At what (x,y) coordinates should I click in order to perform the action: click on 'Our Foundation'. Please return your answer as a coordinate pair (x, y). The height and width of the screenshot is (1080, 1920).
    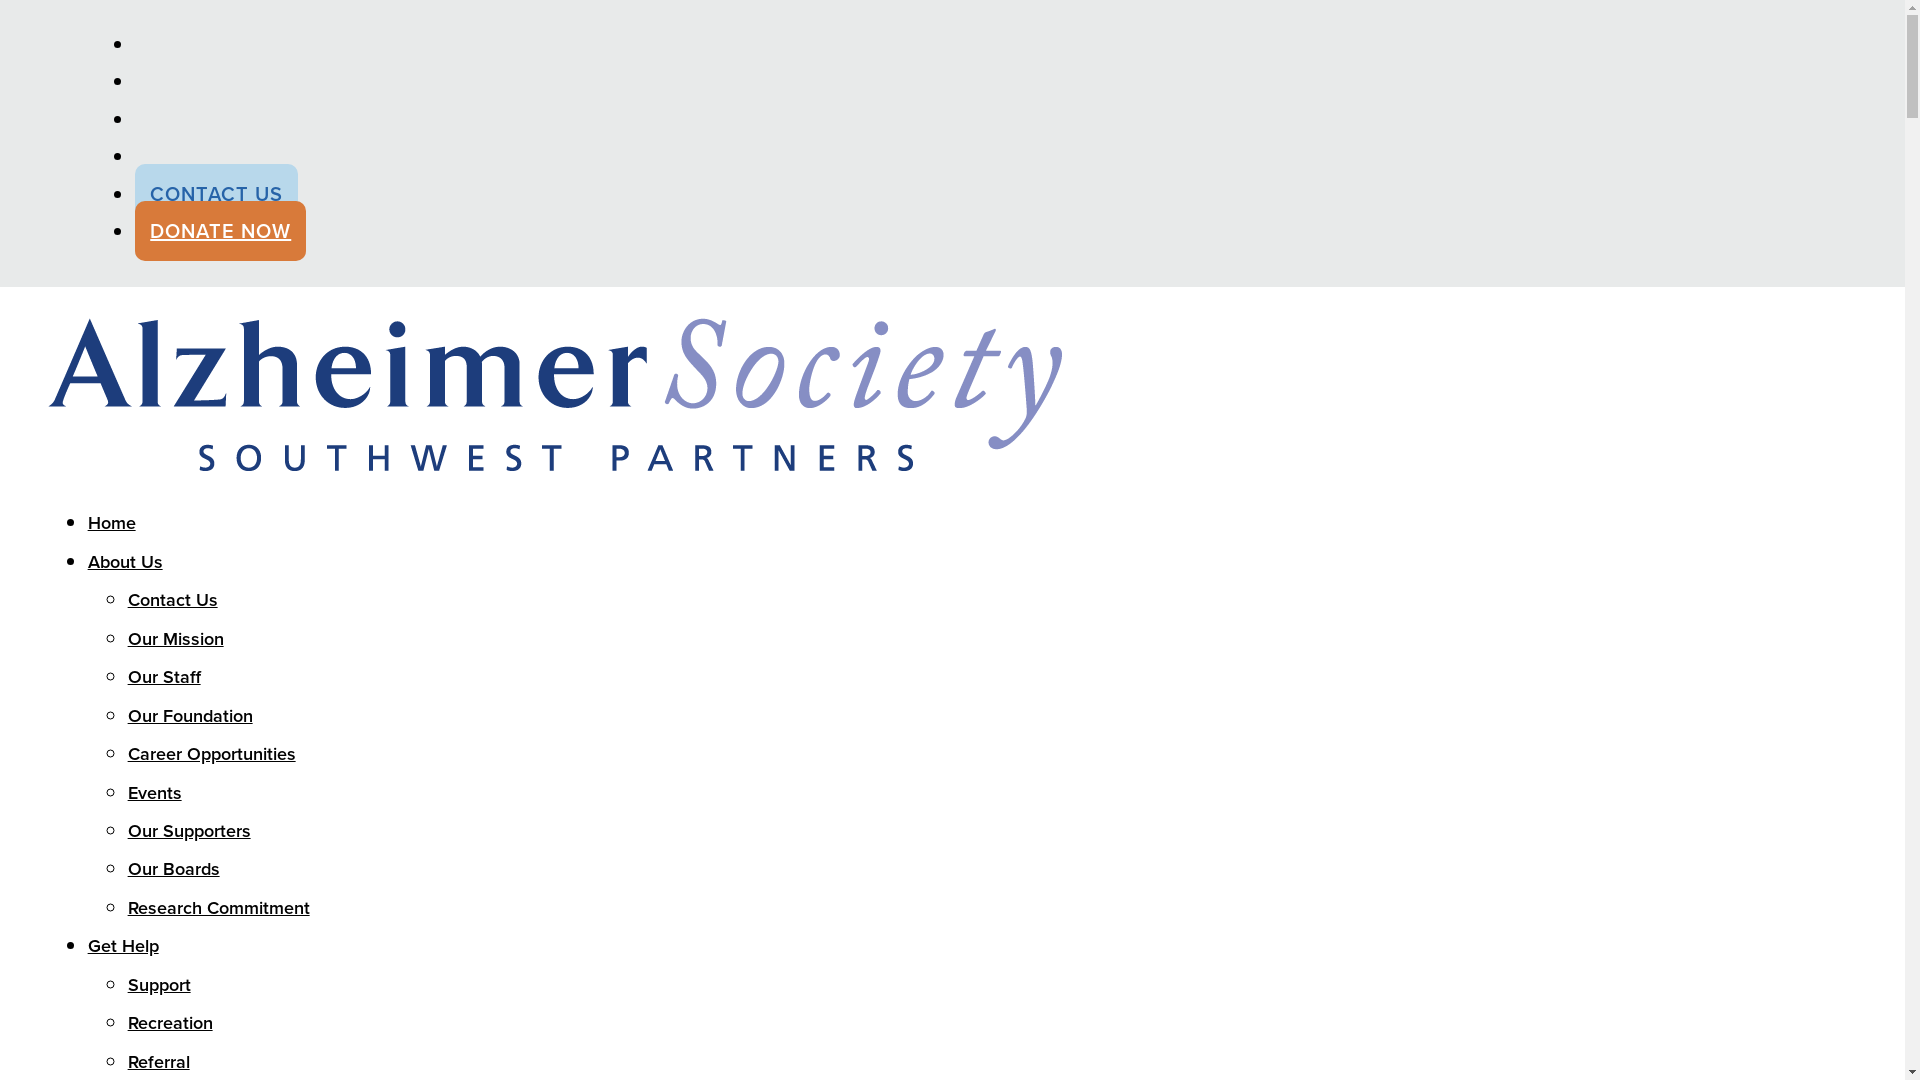
    Looking at the image, I should click on (190, 715).